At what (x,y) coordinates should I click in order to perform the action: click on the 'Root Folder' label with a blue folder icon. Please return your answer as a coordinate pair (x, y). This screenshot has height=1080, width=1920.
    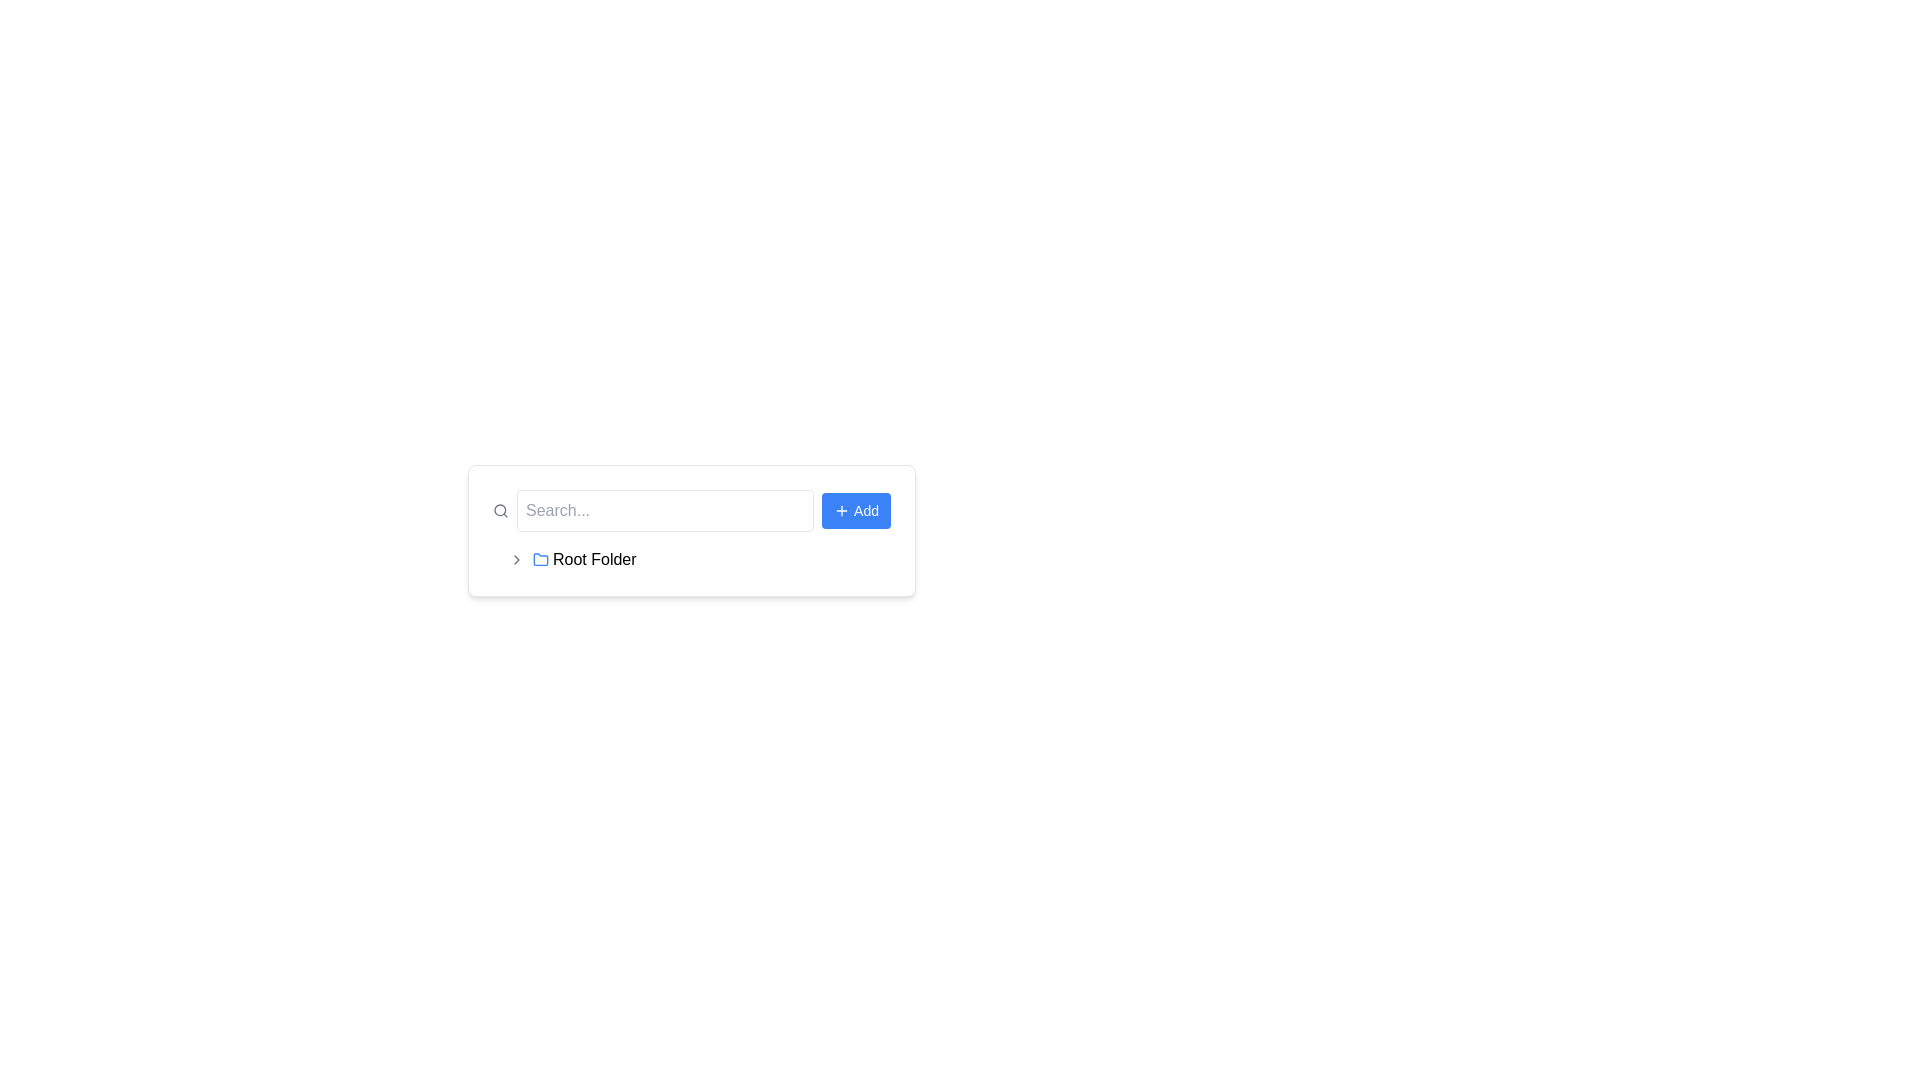
    Looking at the image, I should click on (583, 559).